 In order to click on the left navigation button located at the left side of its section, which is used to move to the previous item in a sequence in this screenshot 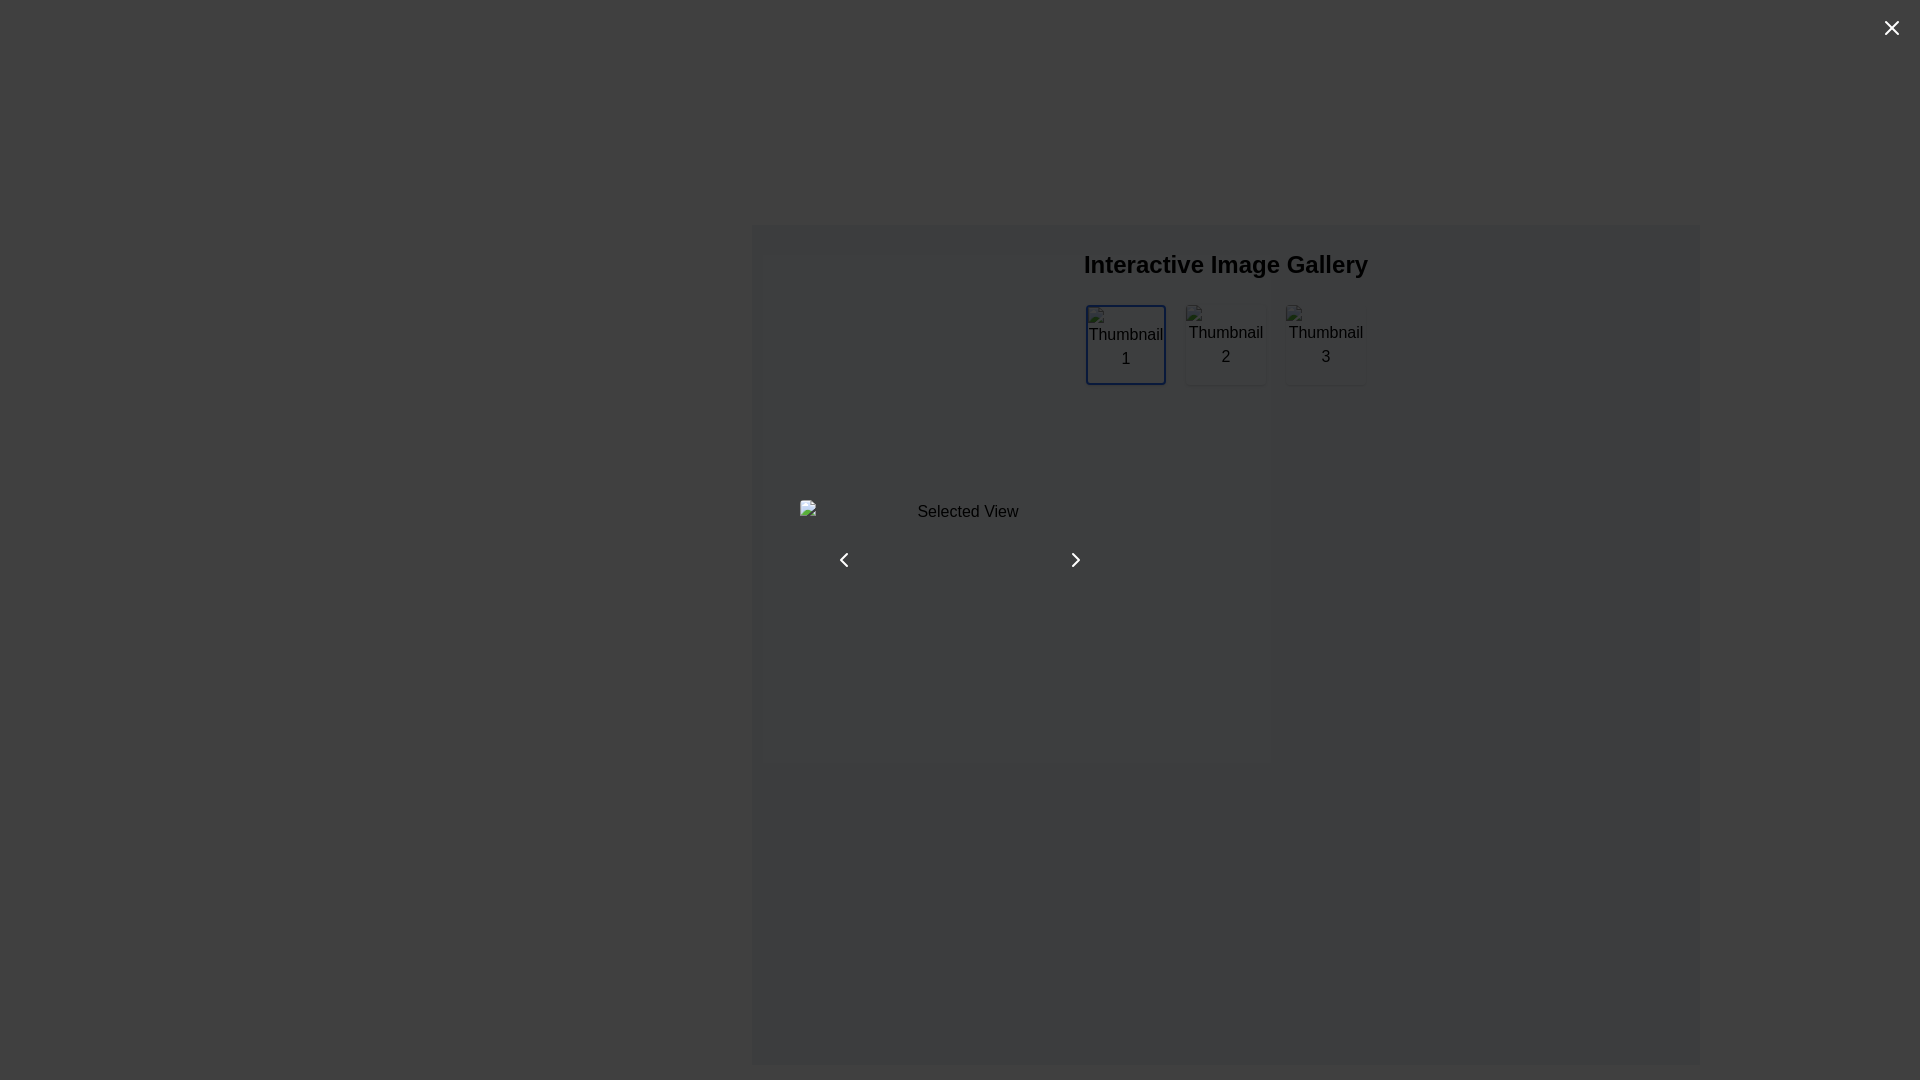, I will do `click(844, 559)`.